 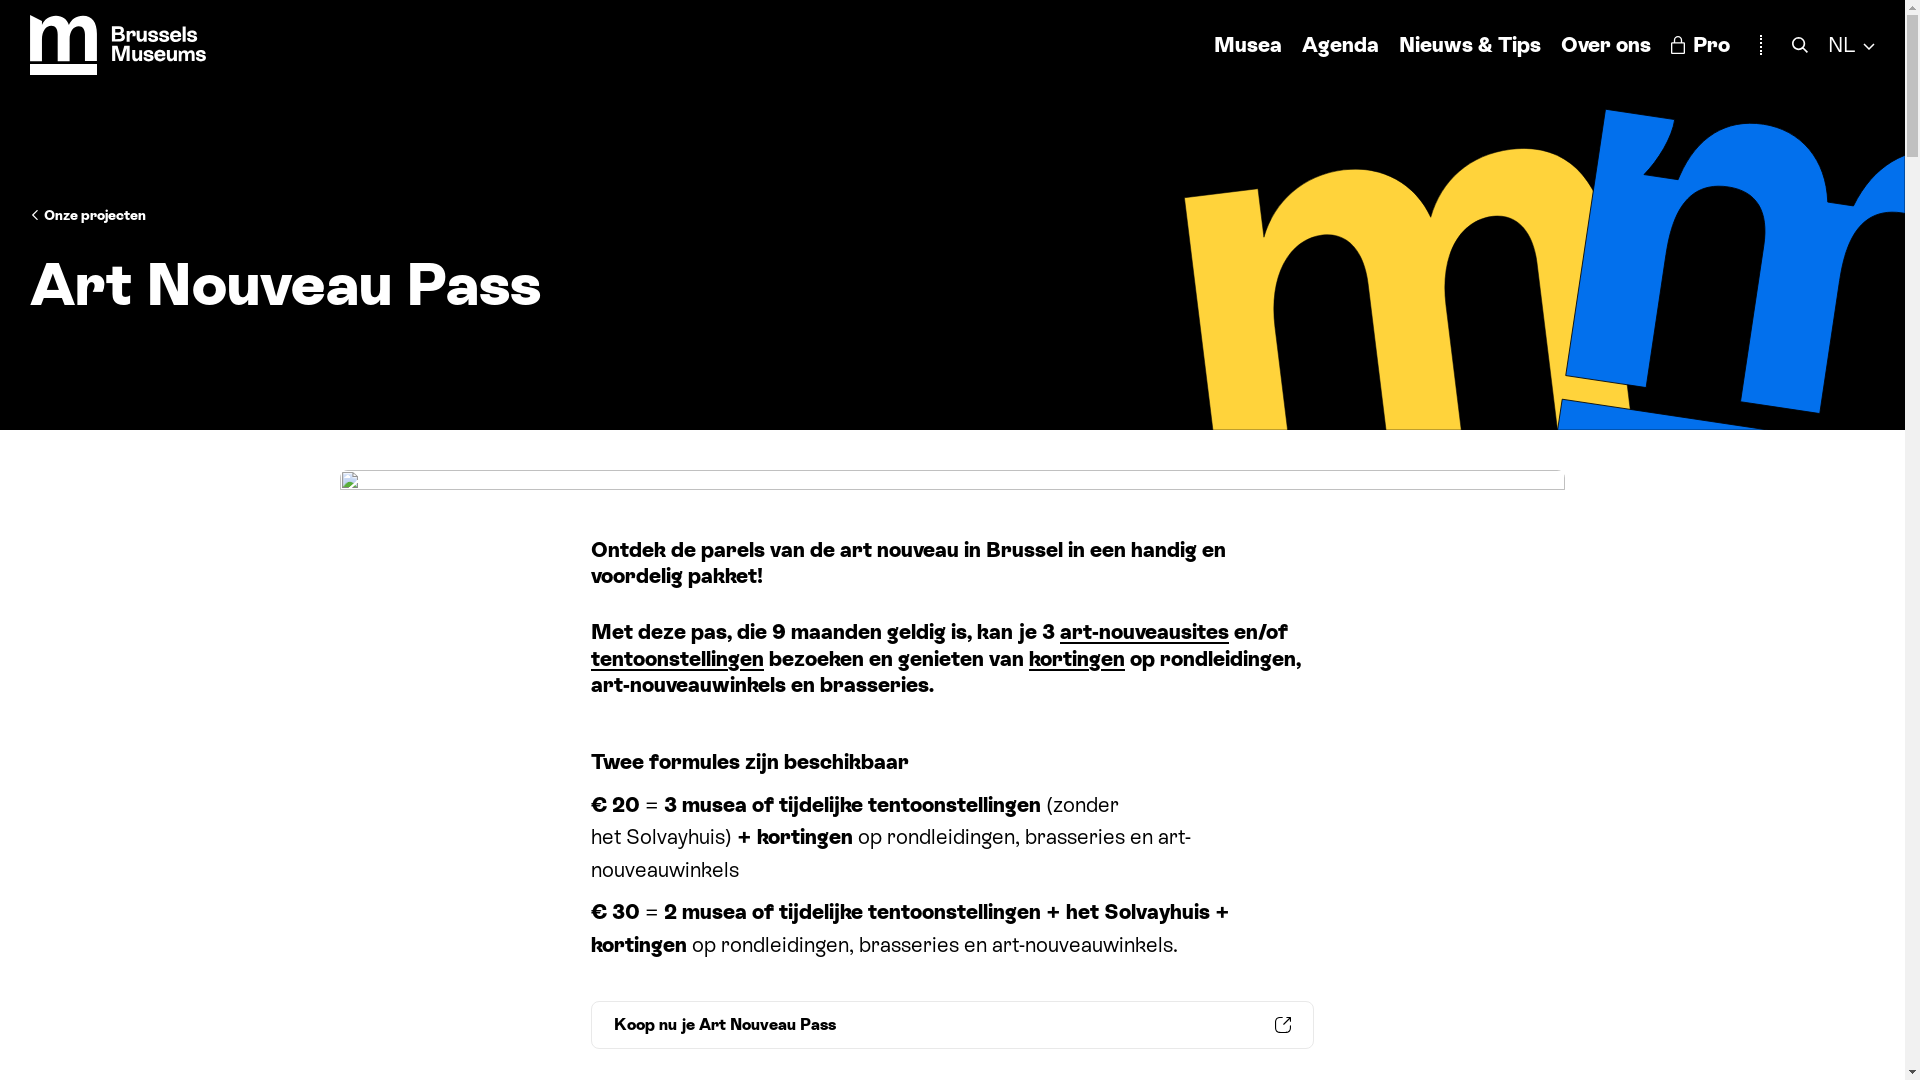 What do you see at coordinates (86, 215) in the screenshot?
I see `'Onze projecten'` at bounding box center [86, 215].